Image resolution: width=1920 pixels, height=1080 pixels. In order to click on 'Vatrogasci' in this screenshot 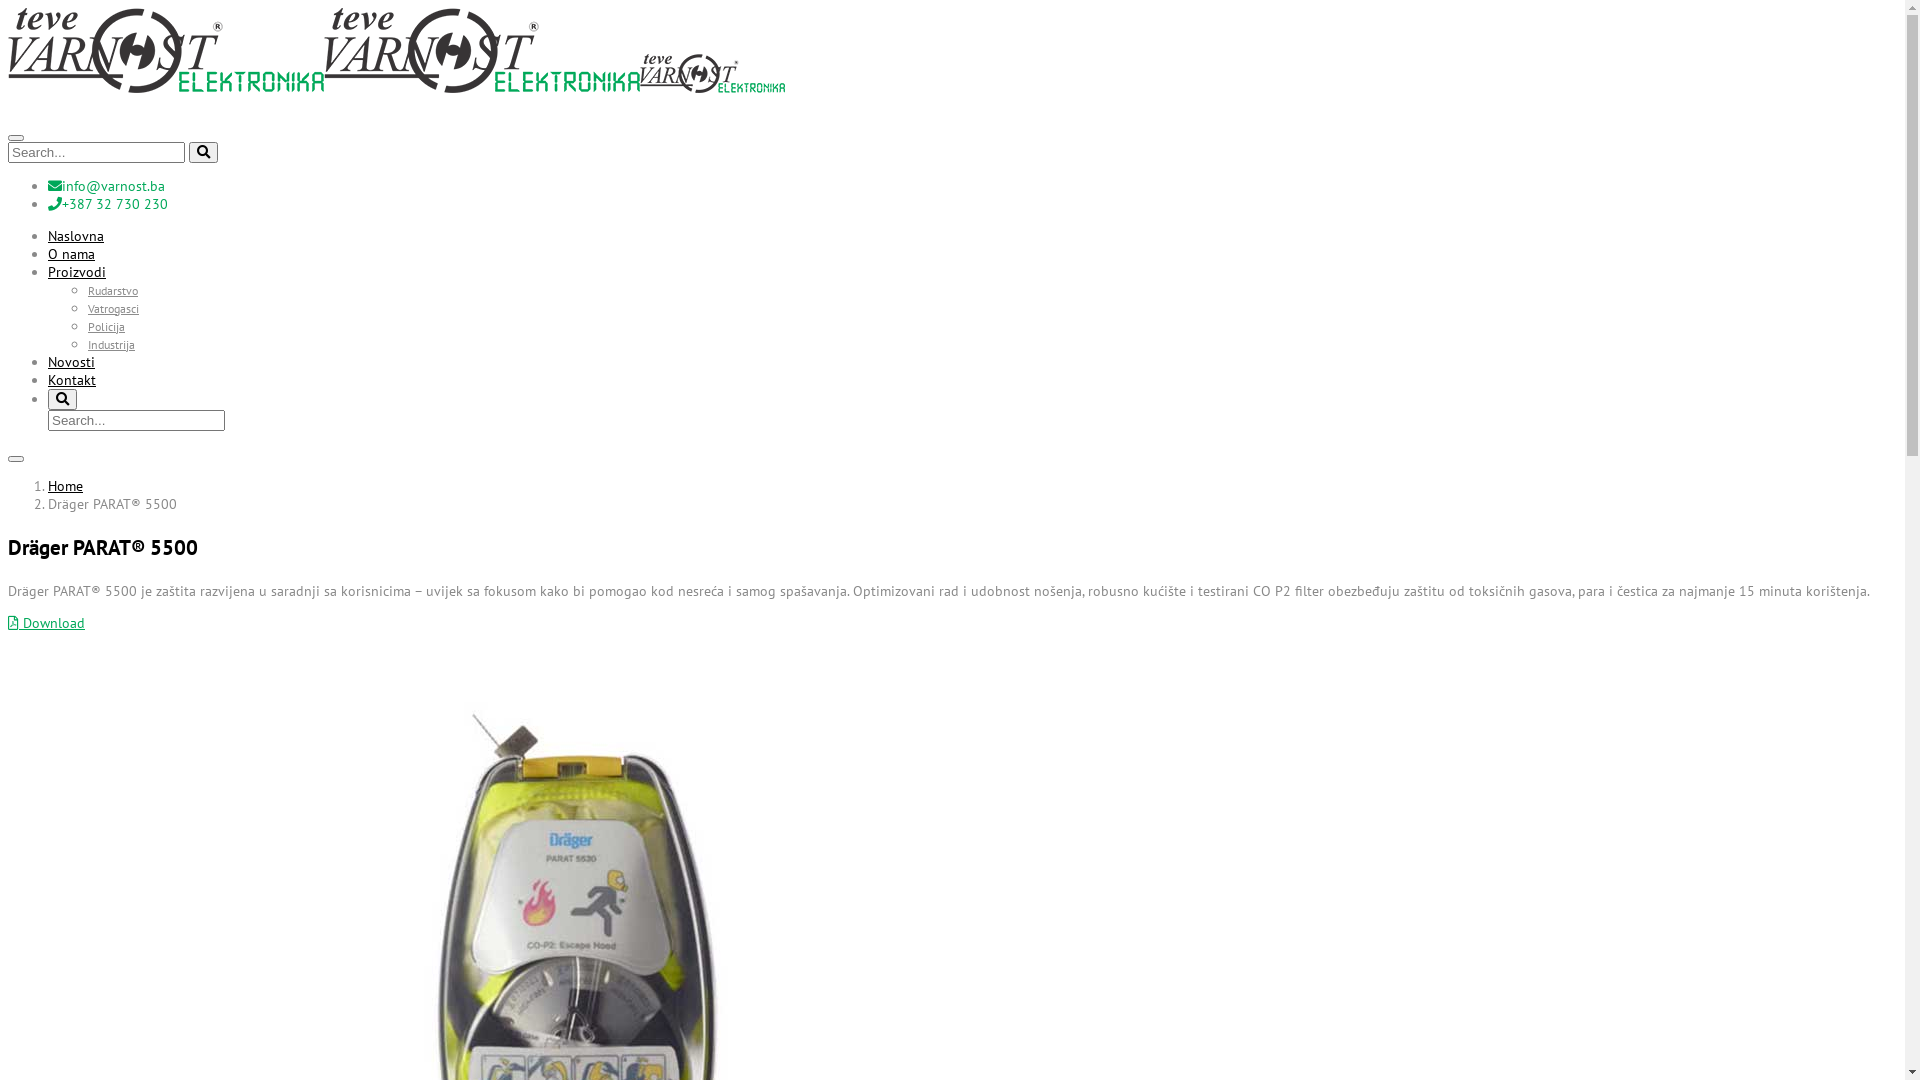, I will do `click(112, 307)`.